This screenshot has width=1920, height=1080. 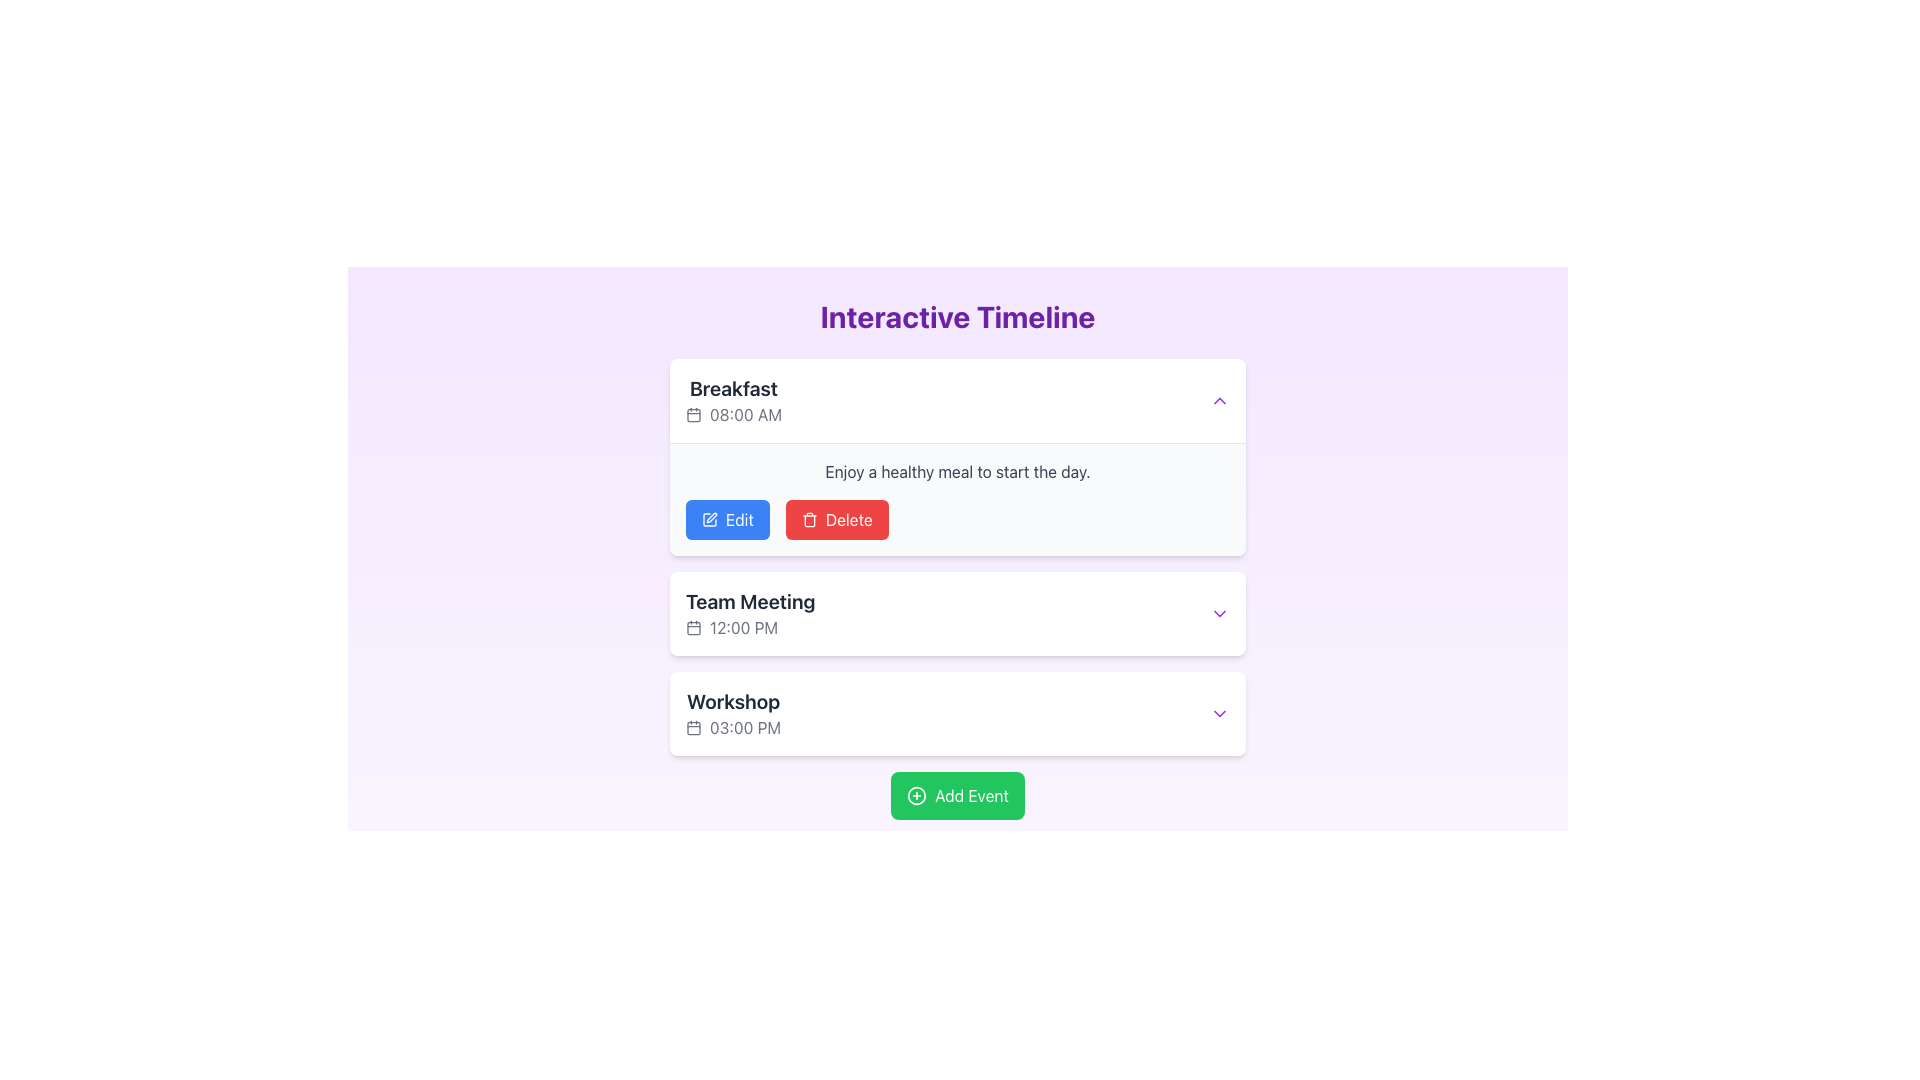 What do you see at coordinates (809, 519) in the screenshot?
I see `the delete icon located to the left of the 'Delete' text in the delete button for the 'Breakfast' event` at bounding box center [809, 519].